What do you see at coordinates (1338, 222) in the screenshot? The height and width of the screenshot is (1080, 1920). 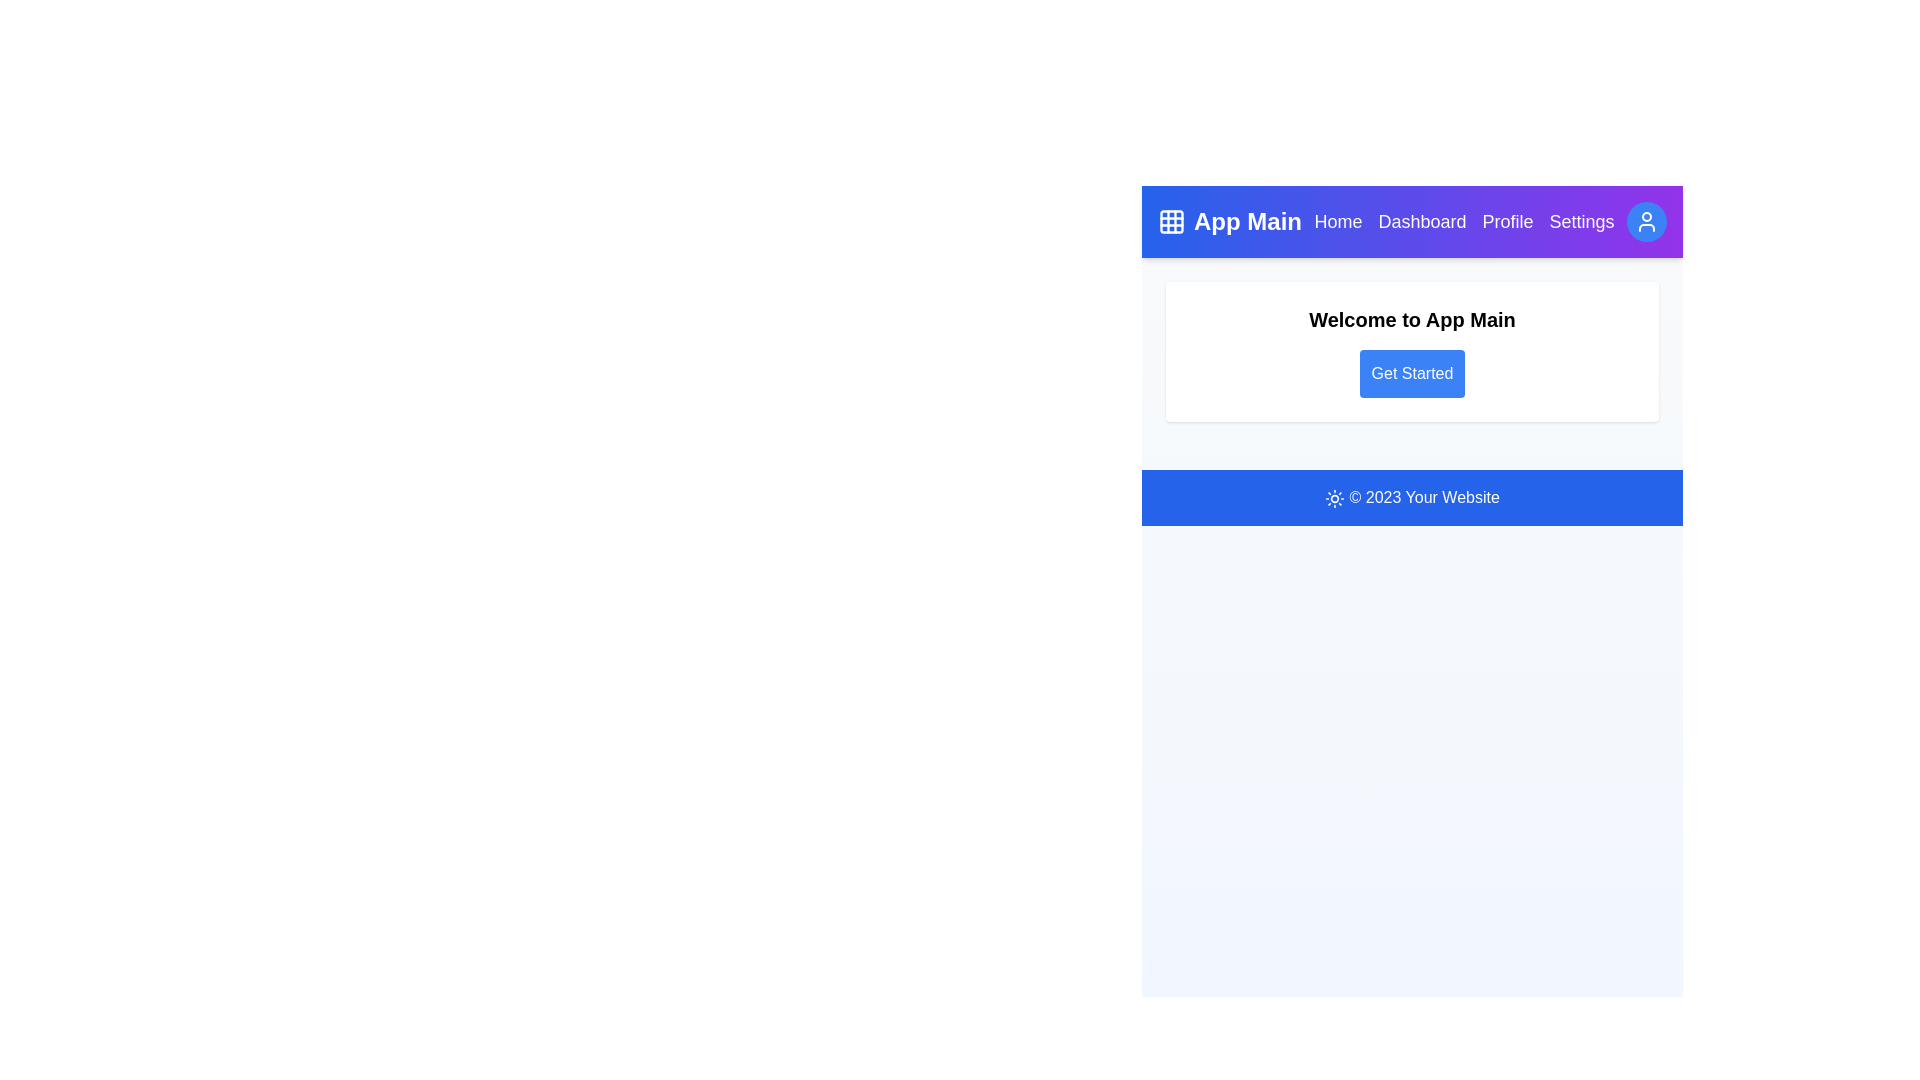 I see `the navigation link labeled Home to navigate to the corresponding section` at bounding box center [1338, 222].